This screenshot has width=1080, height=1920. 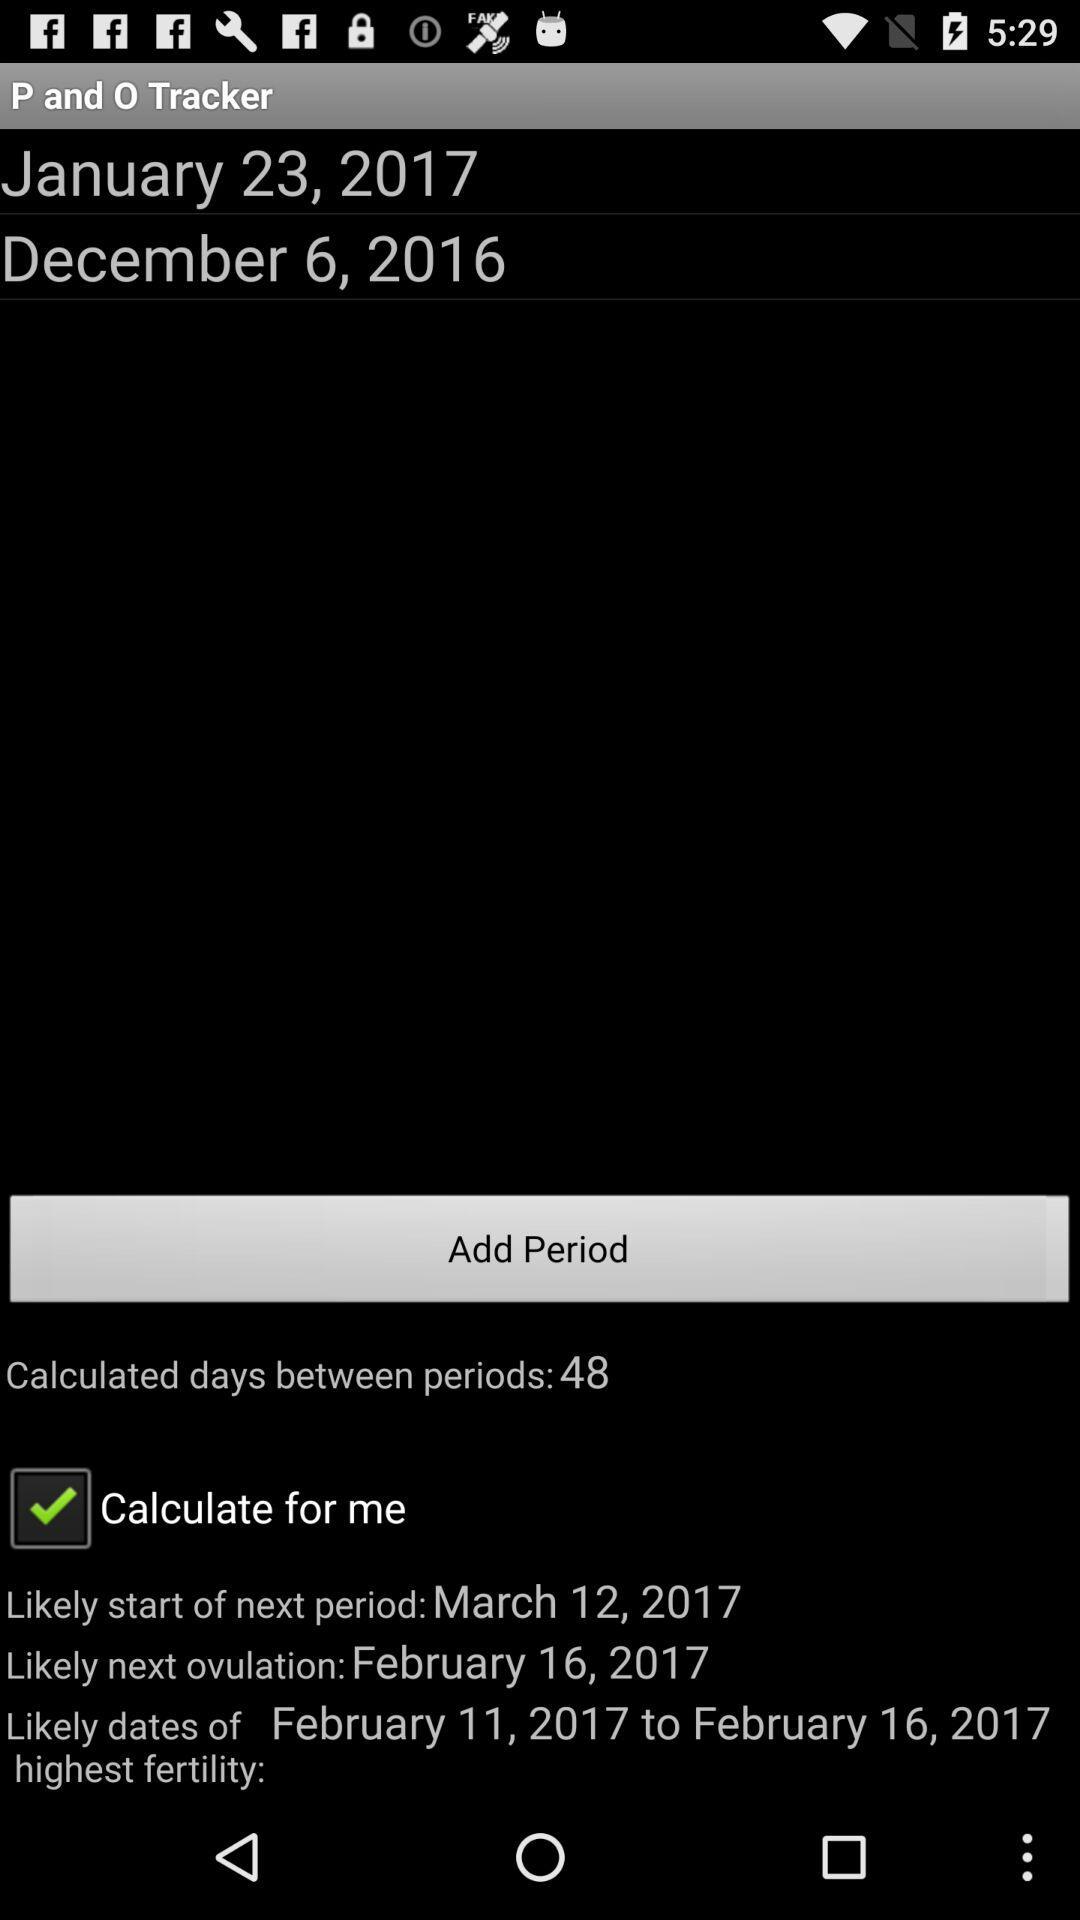 What do you see at coordinates (238, 171) in the screenshot?
I see `the january 23, 2017 item` at bounding box center [238, 171].